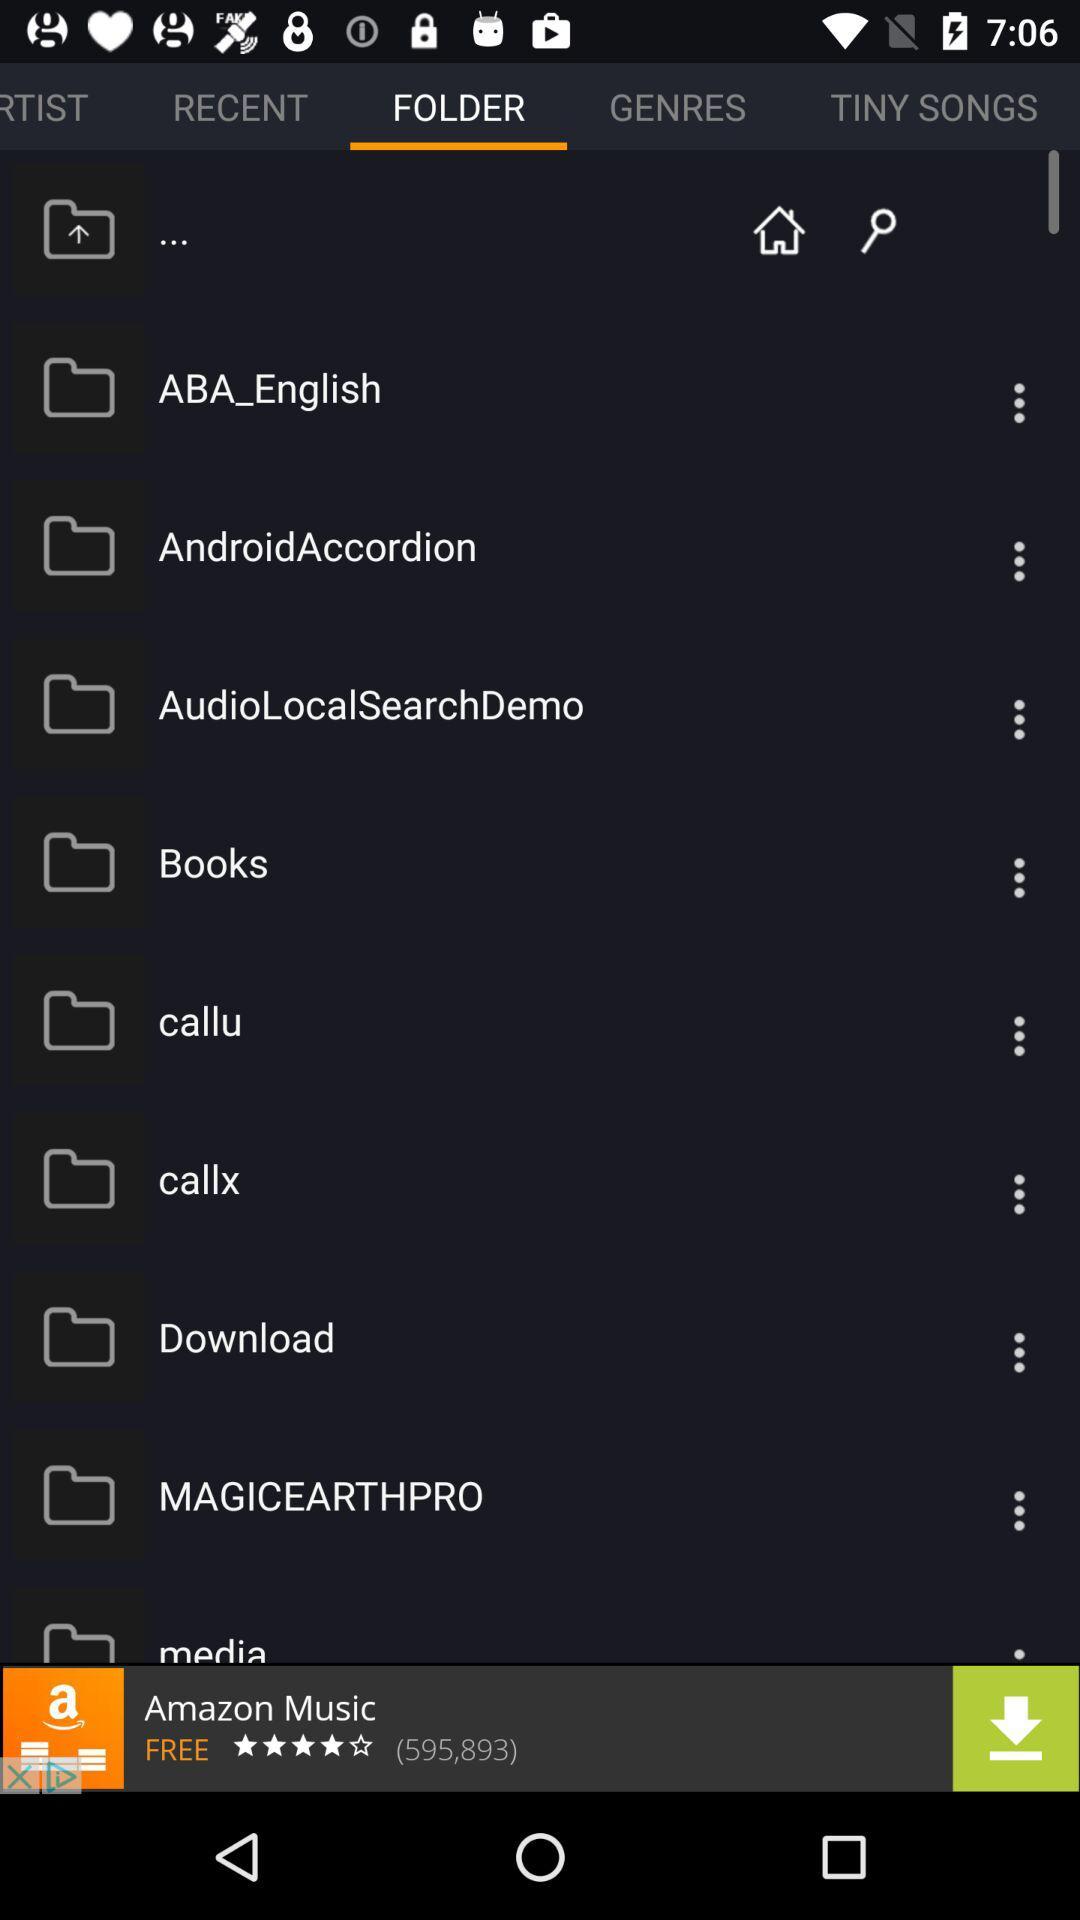 This screenshot has width=1080, height=1920. I want to click on settings, so click(978, 1623).